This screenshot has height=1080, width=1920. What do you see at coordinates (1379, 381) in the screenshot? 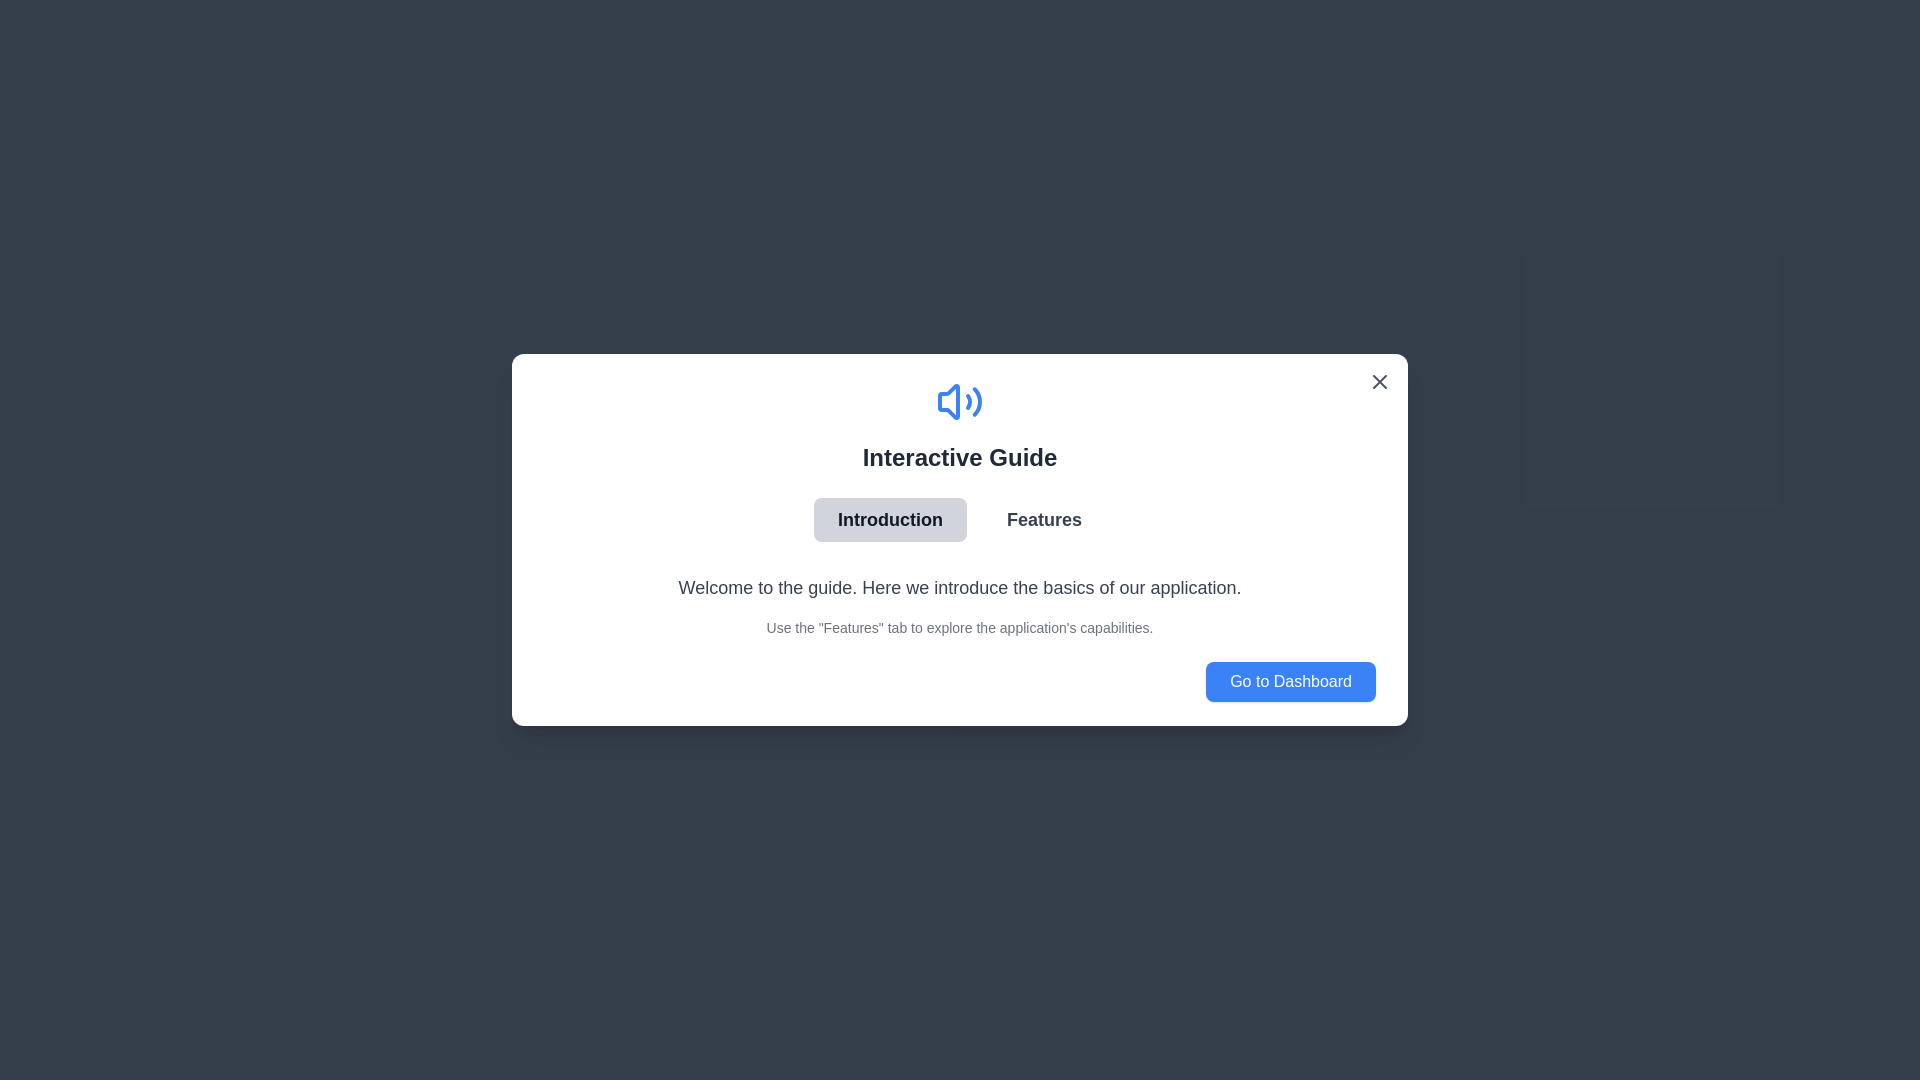
I see `the close icon, represented by an 'X' shape, located in the top-right corner of the modal dialog box` at bounding box center [1379, 381].